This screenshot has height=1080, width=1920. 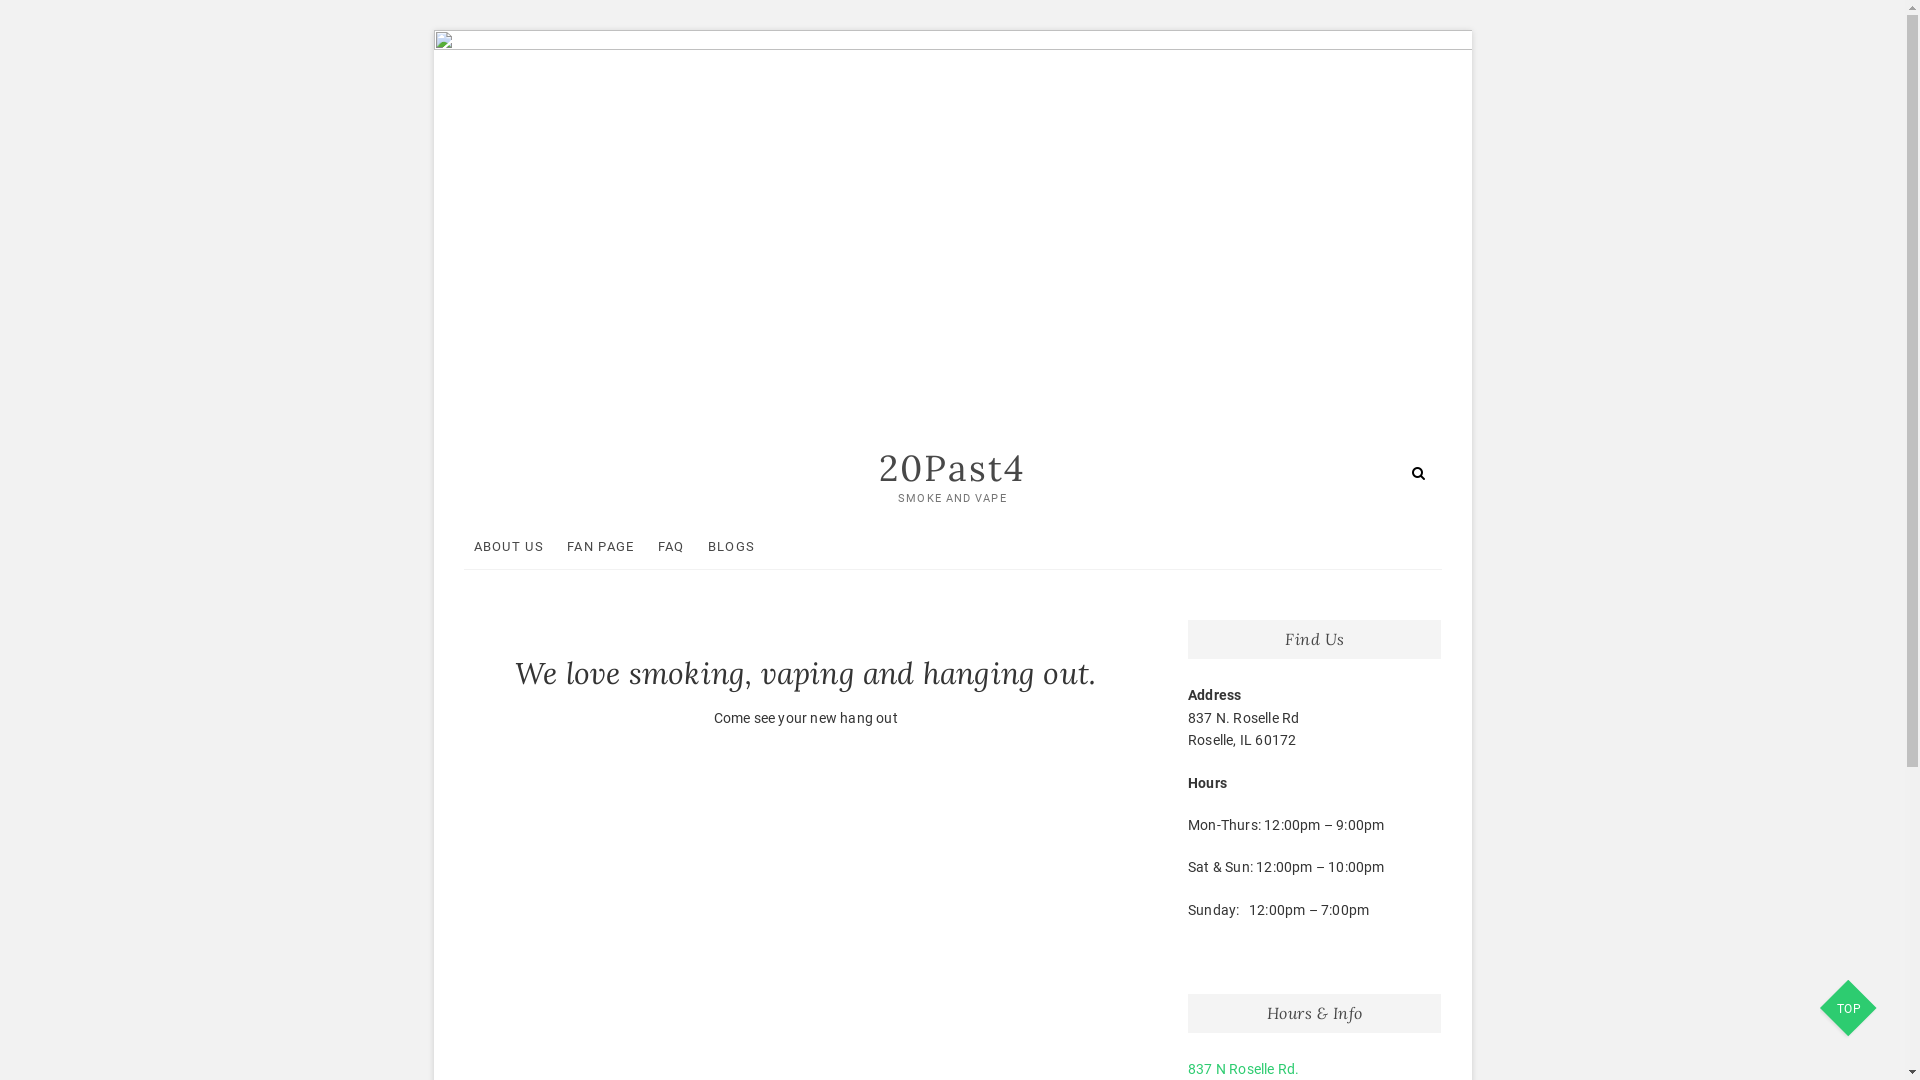 I want to click on 'ABOUT US', so click(x=508, y=546).